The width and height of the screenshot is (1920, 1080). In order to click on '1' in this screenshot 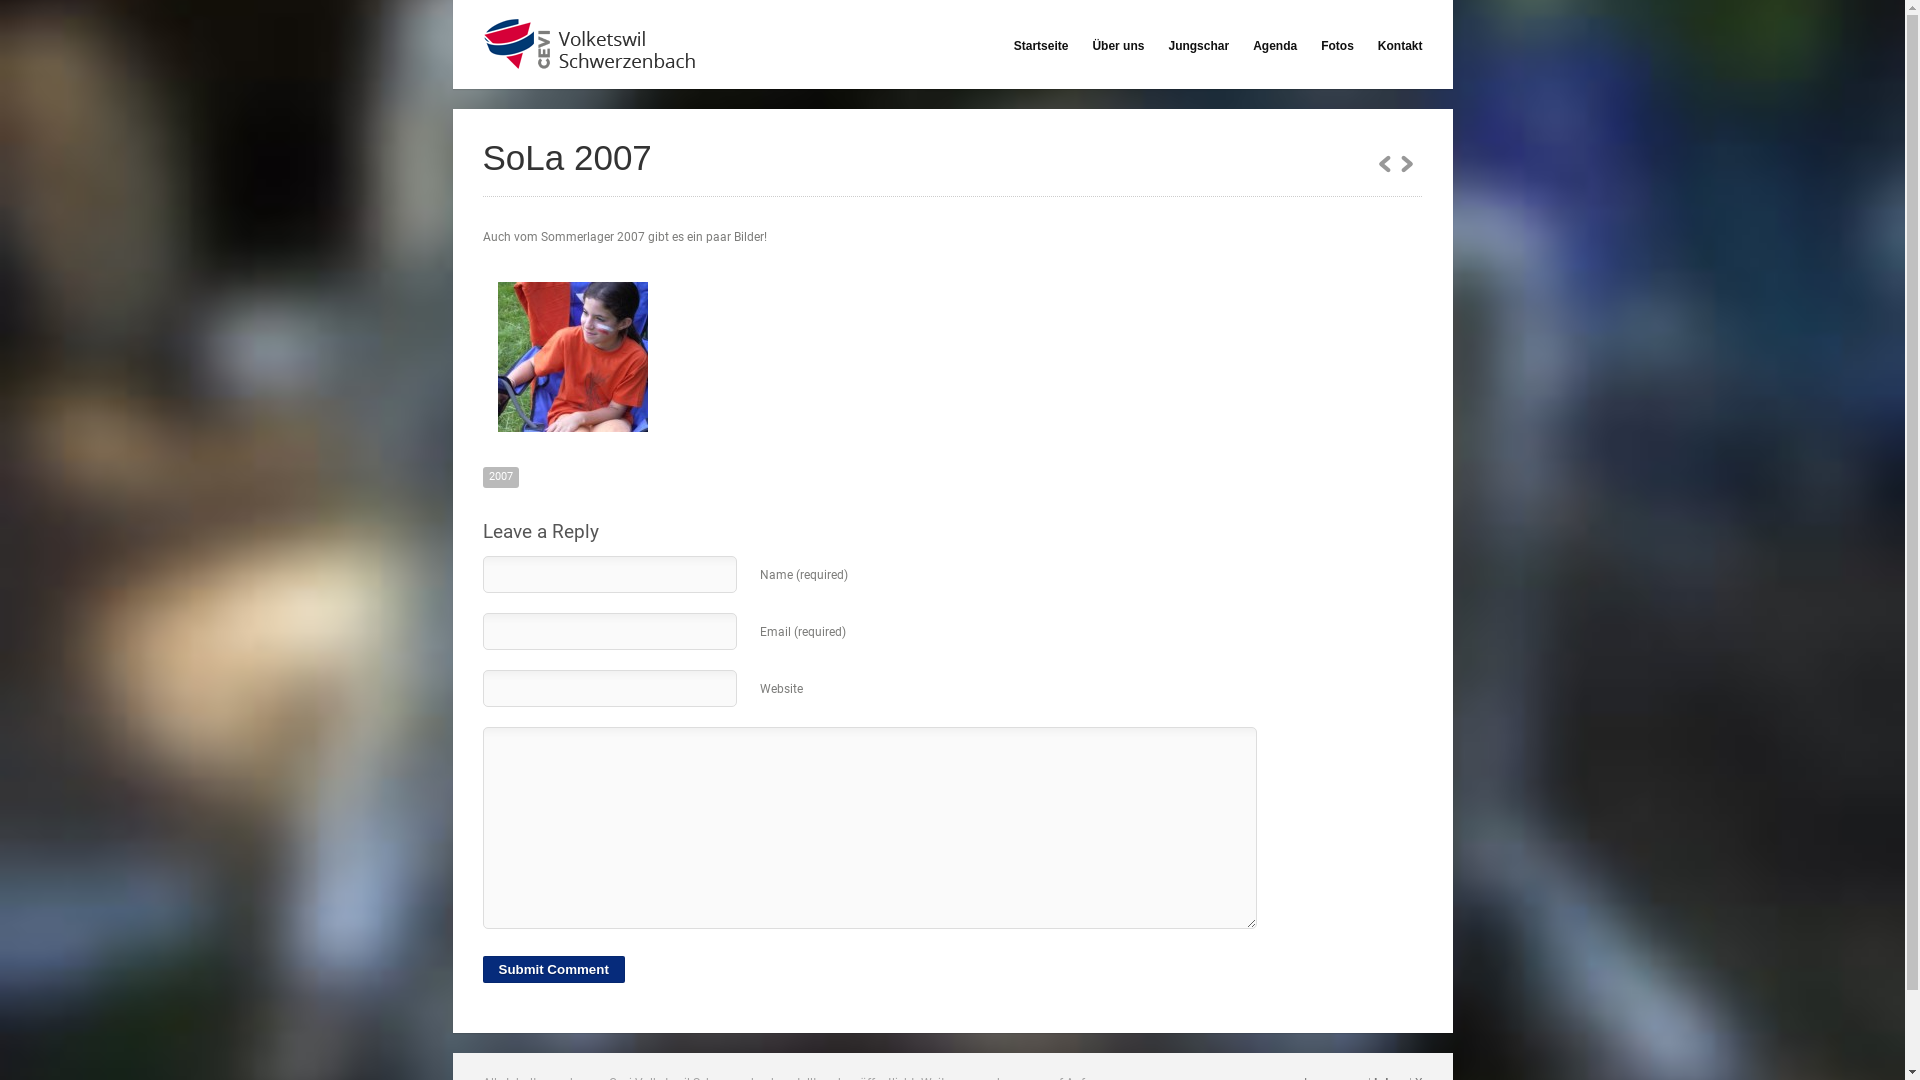, I will do `click(1376, 161)`.